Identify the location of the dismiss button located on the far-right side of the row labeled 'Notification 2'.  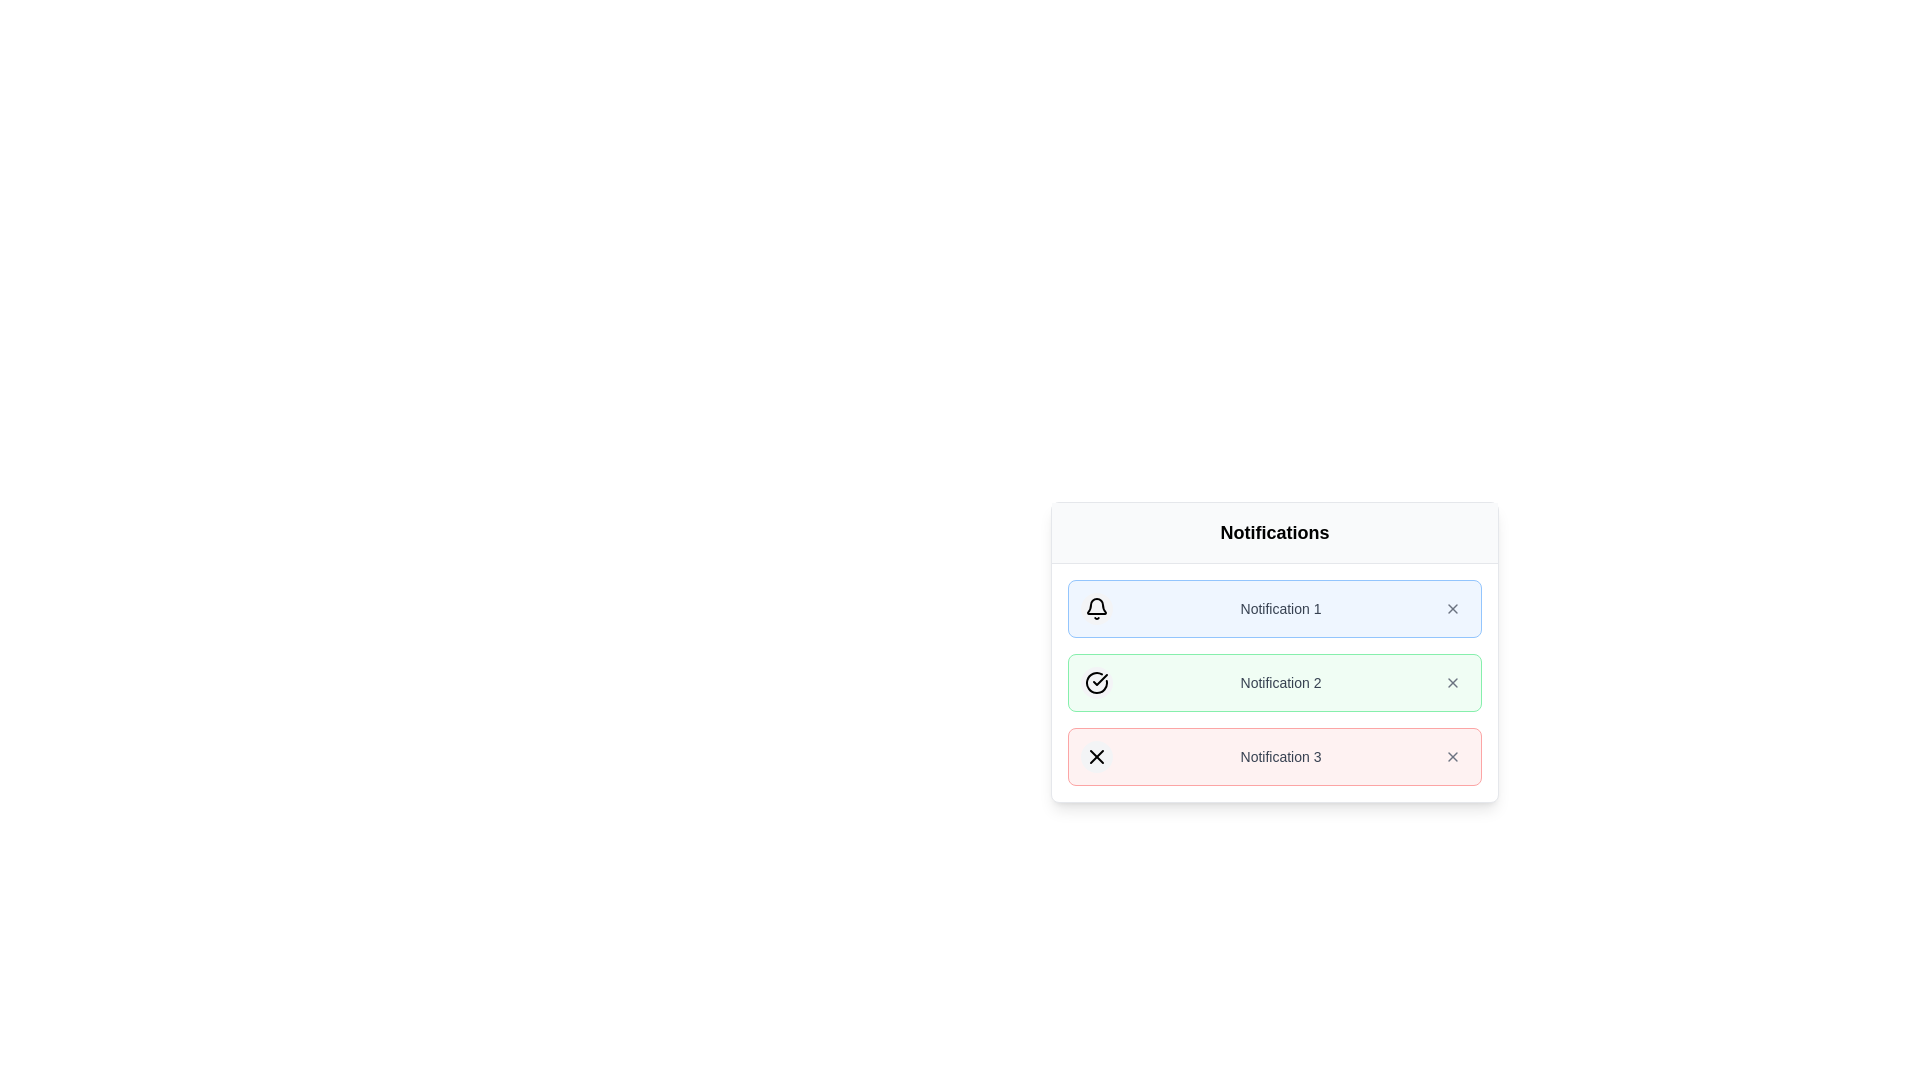
(1453, 681).